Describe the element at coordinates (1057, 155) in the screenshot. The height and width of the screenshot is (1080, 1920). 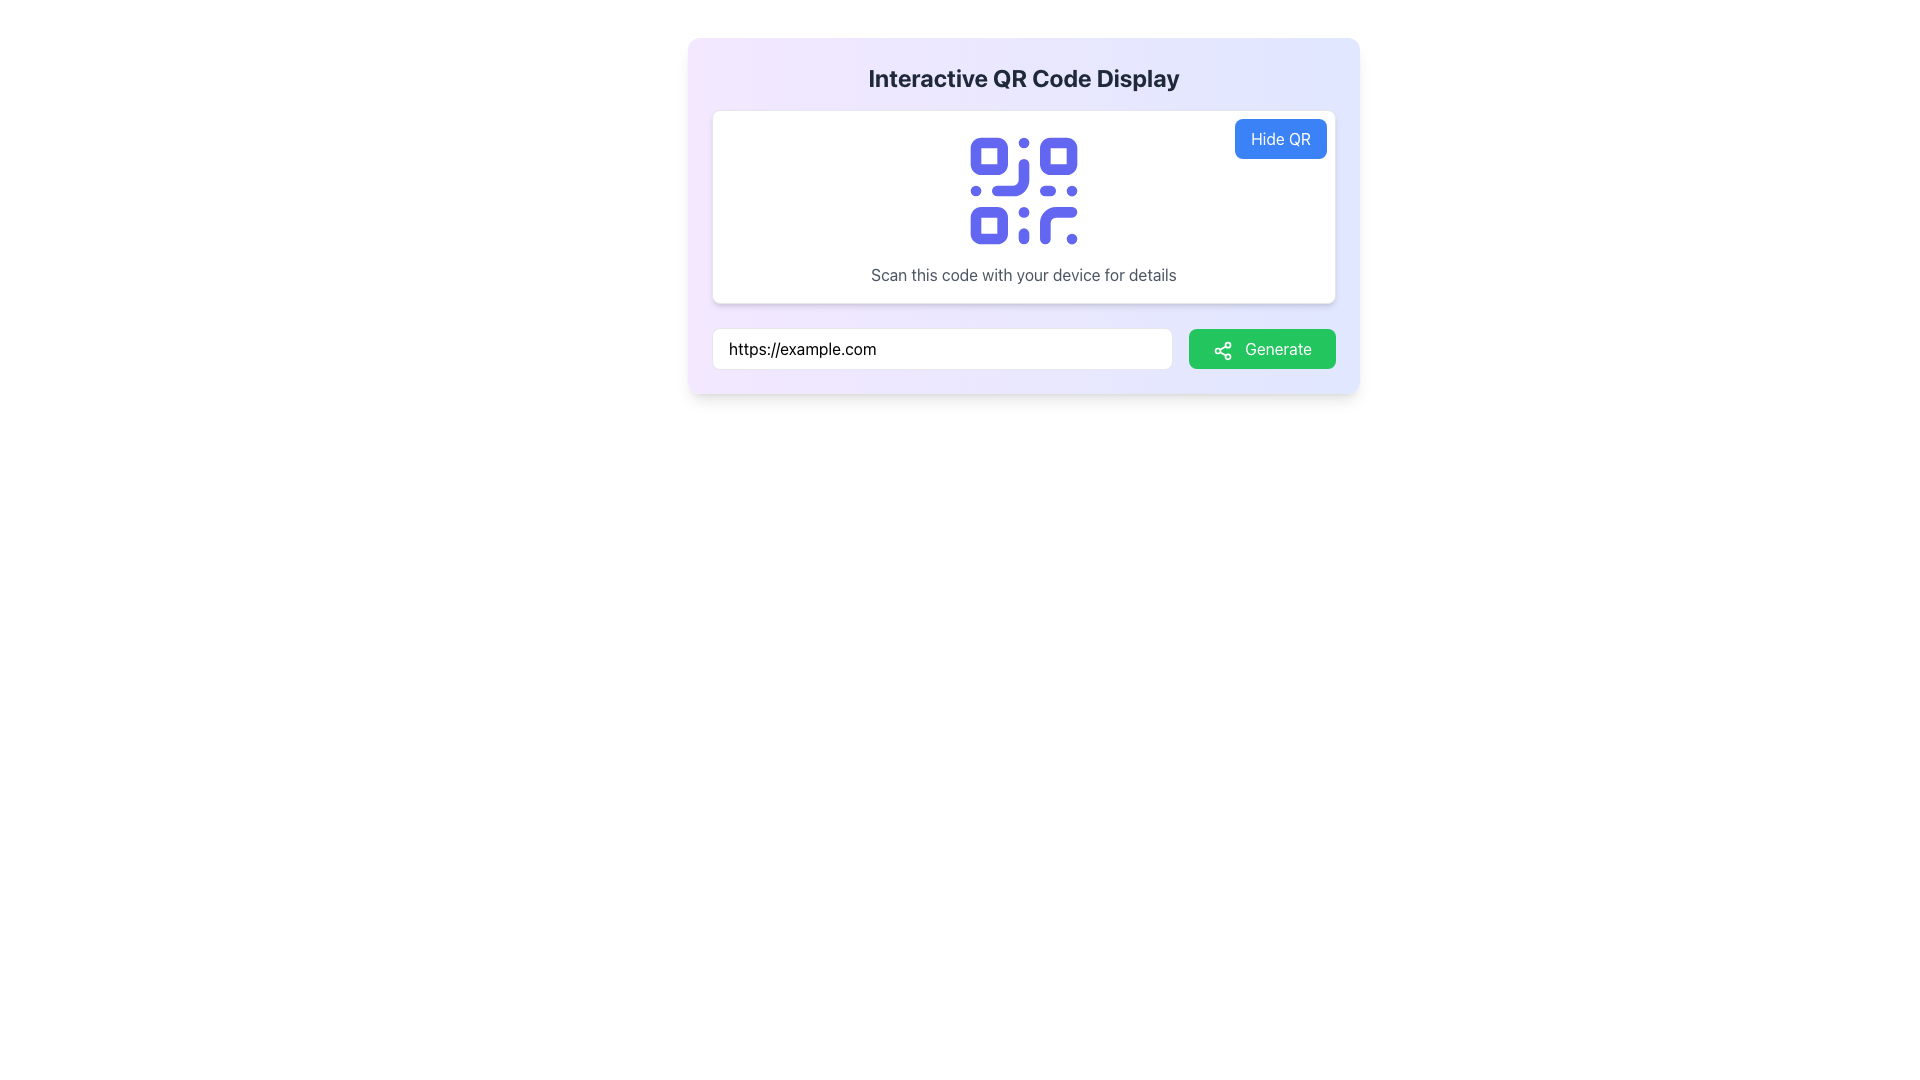
I see `the second square element within the QR code, which is positioned to the right of the first square` at that location.